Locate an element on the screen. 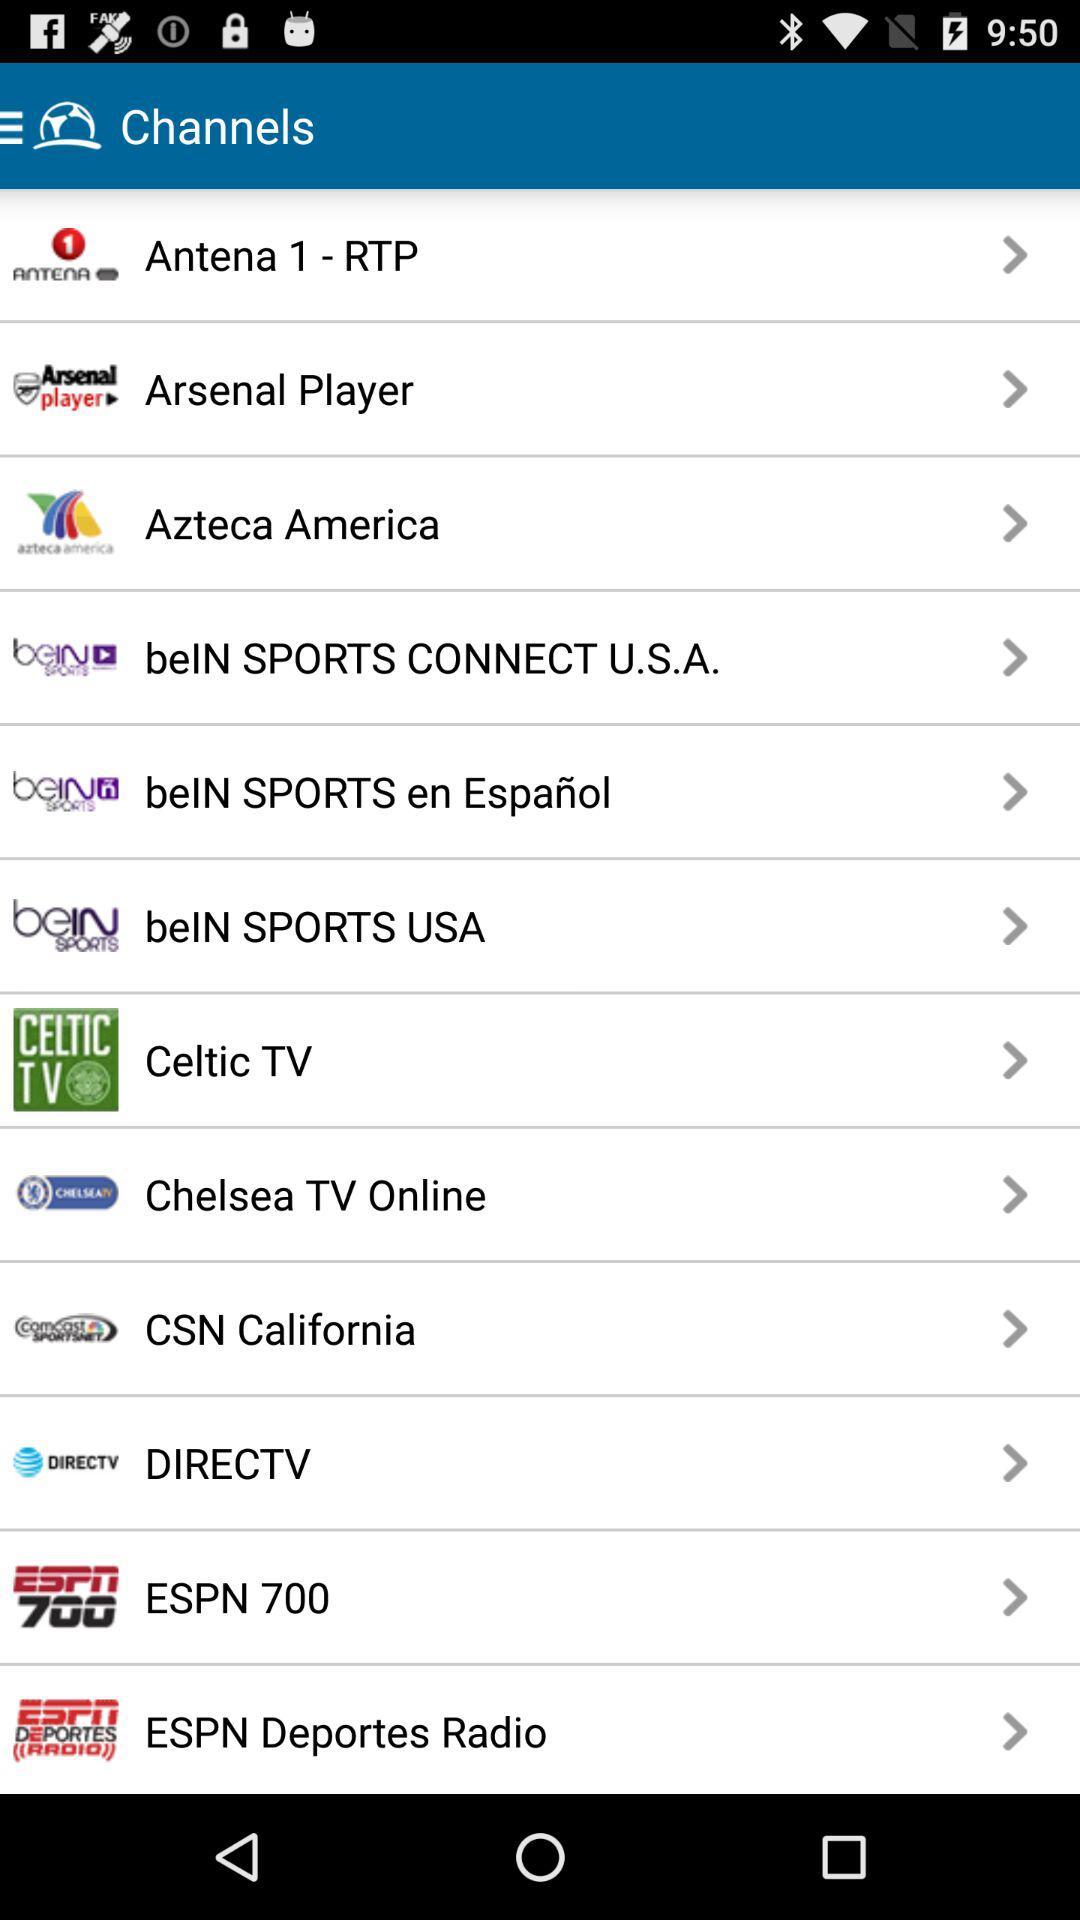 The width and height of the screenshot is (1080, 1920). app above csn california item is located at coordinates (494, 1194).